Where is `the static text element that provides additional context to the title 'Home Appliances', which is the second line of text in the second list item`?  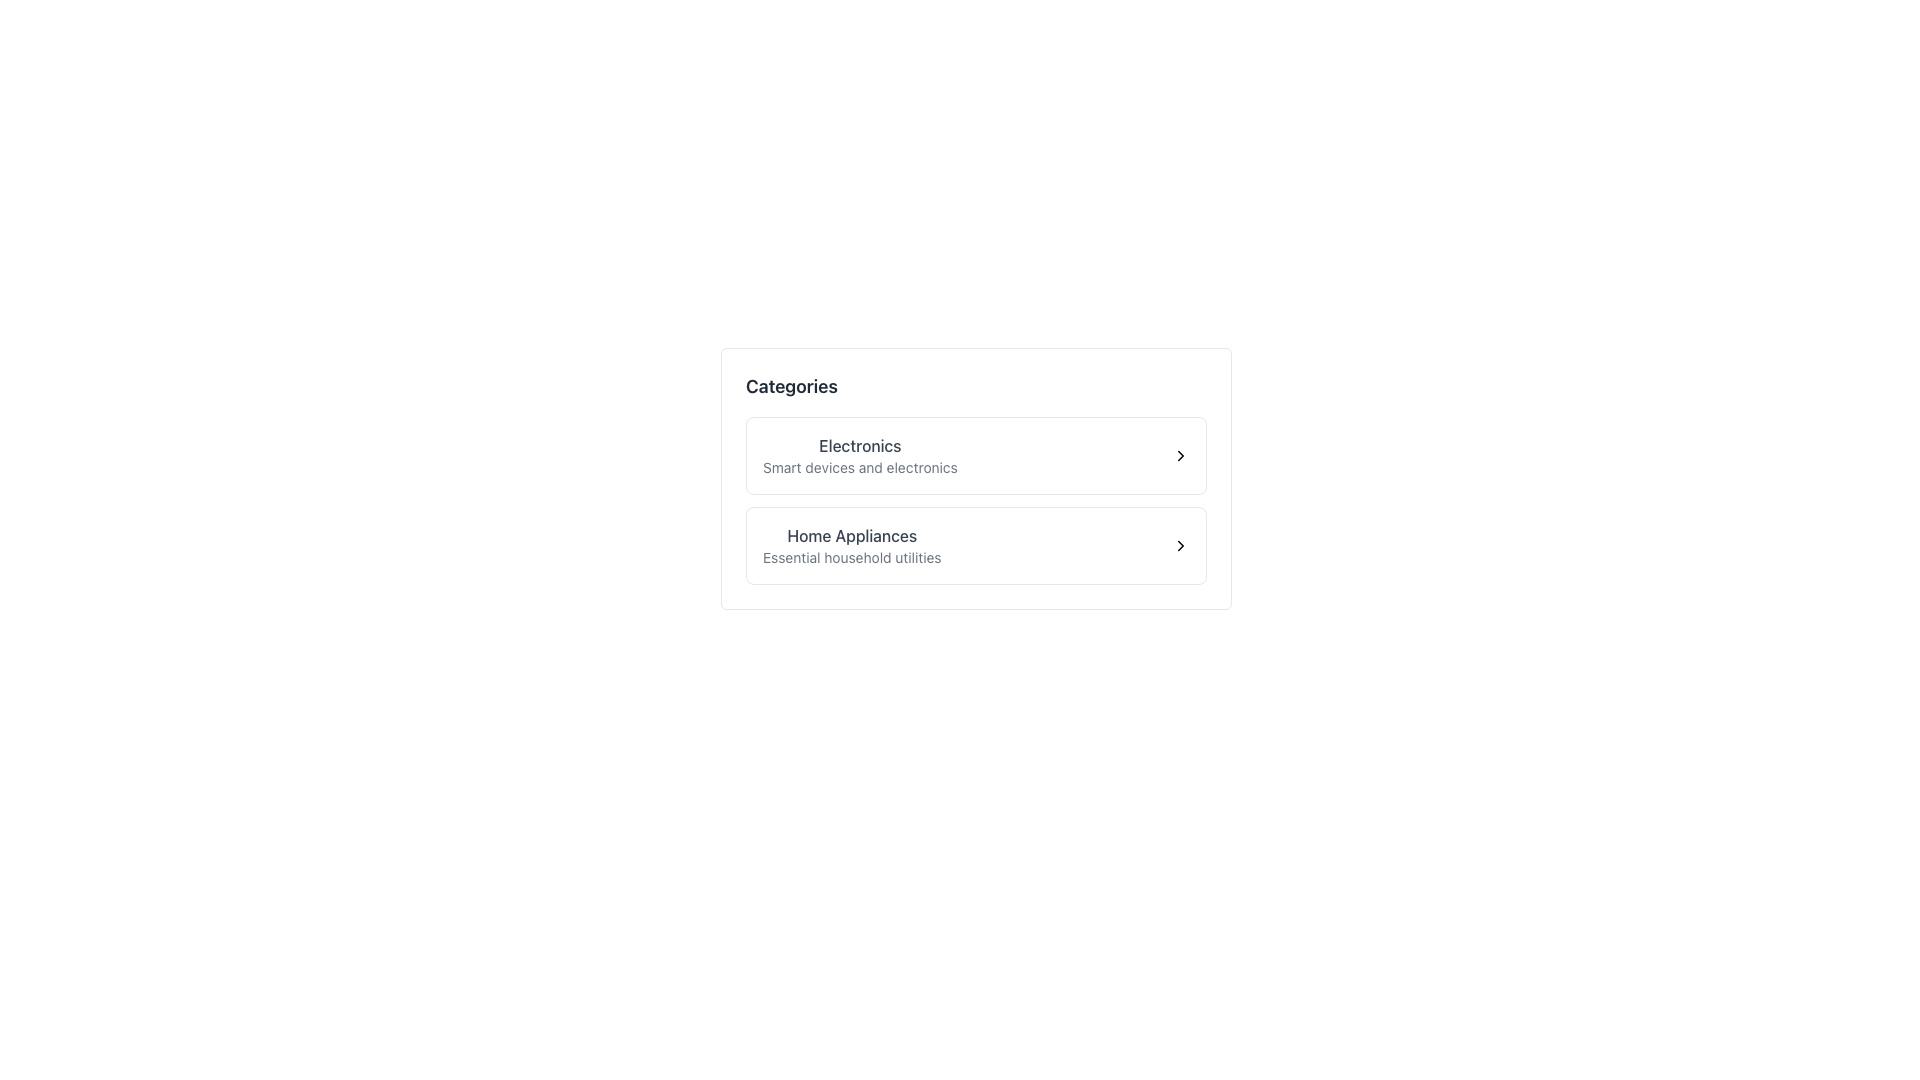 the static text element that provides additional context to the title 'Home Appliances', which is the second line of text in the second list item is located at coordinates (852, 558).